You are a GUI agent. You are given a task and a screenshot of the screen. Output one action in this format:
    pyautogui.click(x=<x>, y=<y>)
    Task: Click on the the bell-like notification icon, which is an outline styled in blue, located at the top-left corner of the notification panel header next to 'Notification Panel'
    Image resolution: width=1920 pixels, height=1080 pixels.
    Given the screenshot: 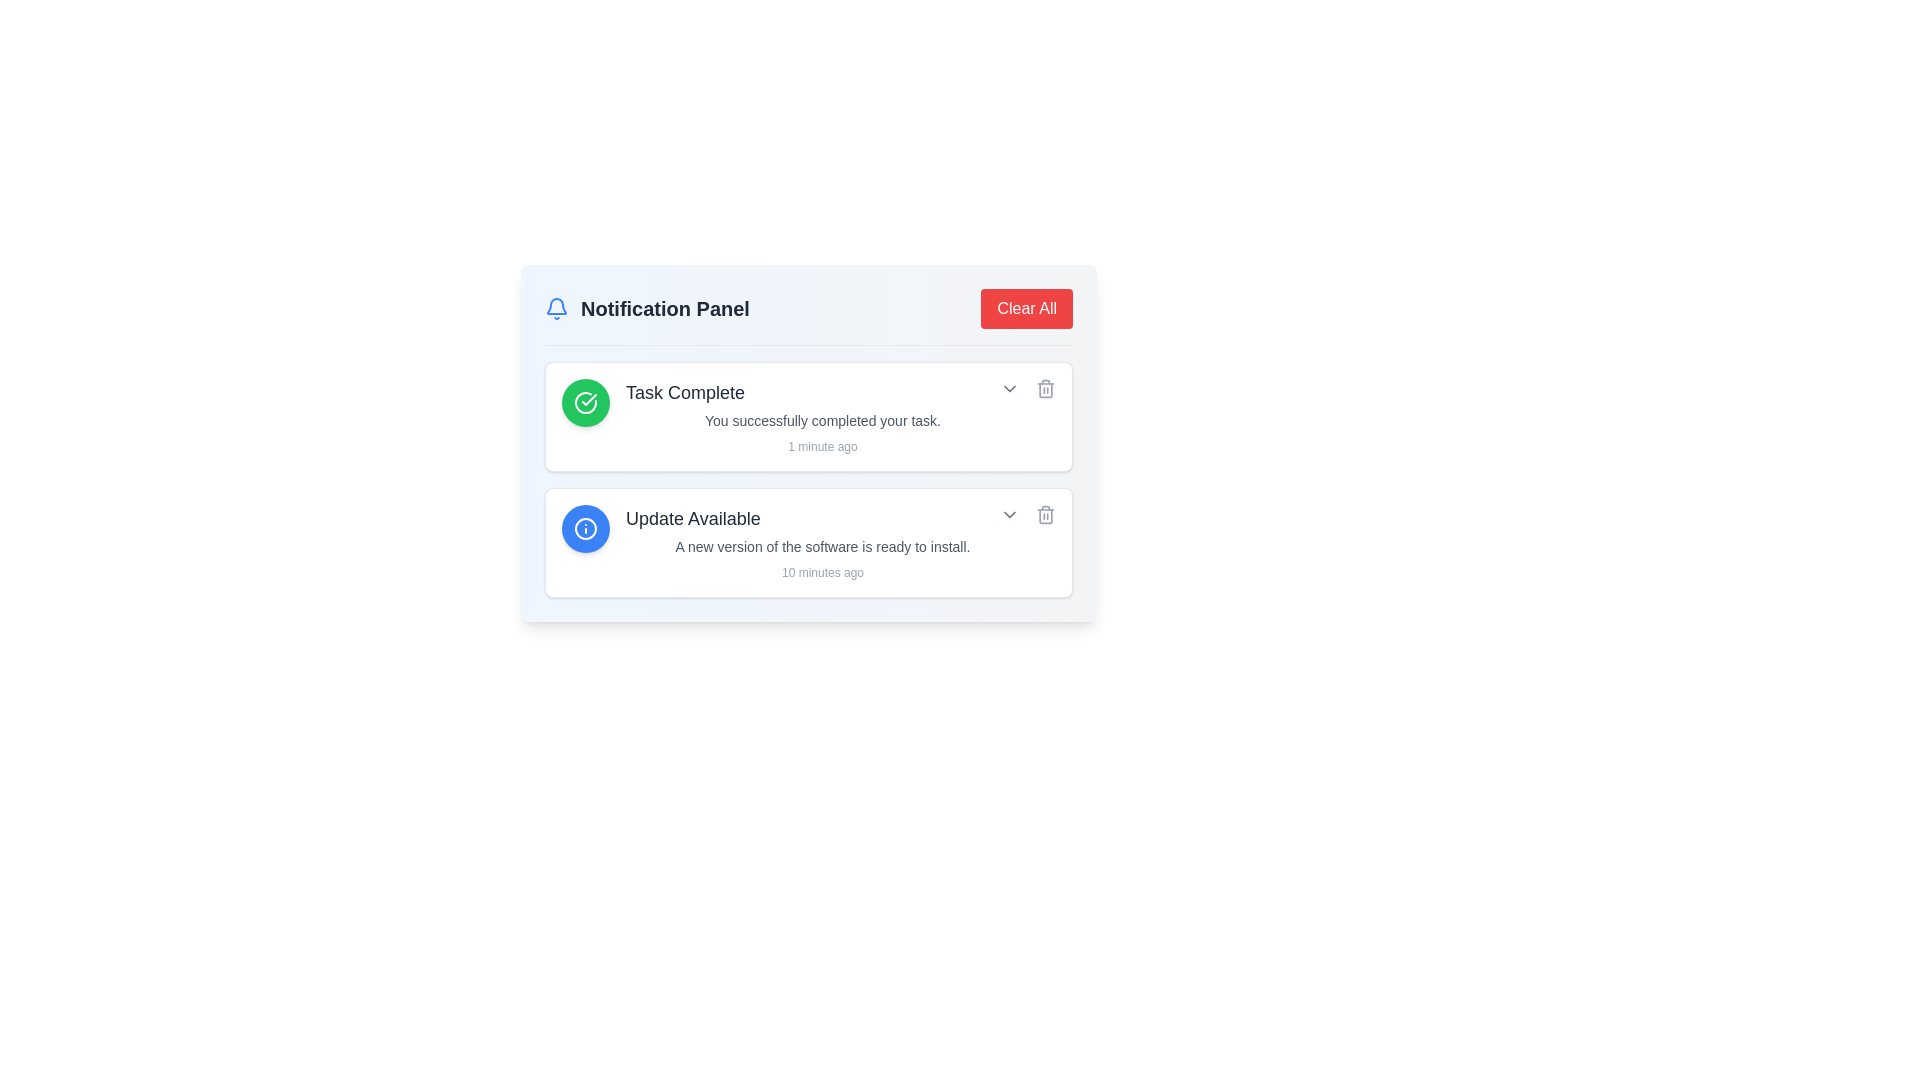 What is the action you would take?
    pyautogui.click(x=556, y=306)
    